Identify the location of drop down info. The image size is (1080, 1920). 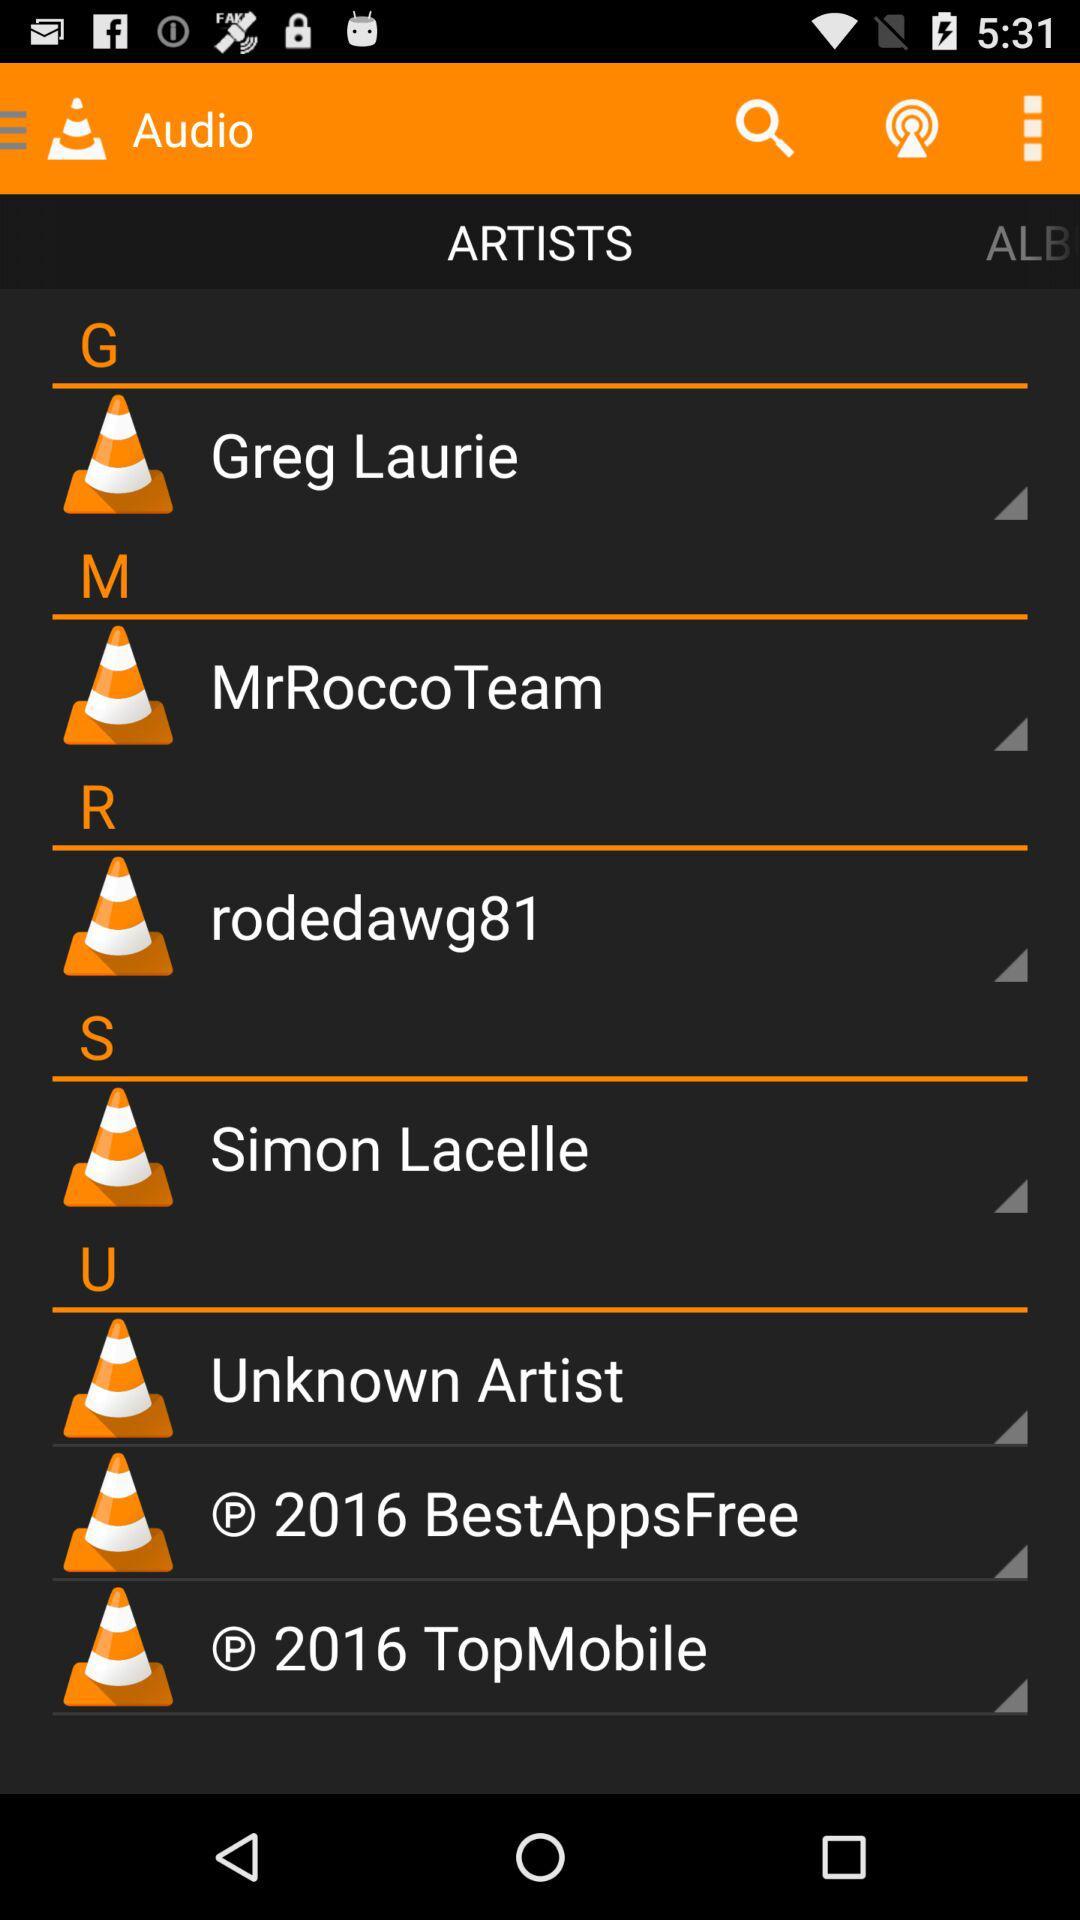
(975, 700).